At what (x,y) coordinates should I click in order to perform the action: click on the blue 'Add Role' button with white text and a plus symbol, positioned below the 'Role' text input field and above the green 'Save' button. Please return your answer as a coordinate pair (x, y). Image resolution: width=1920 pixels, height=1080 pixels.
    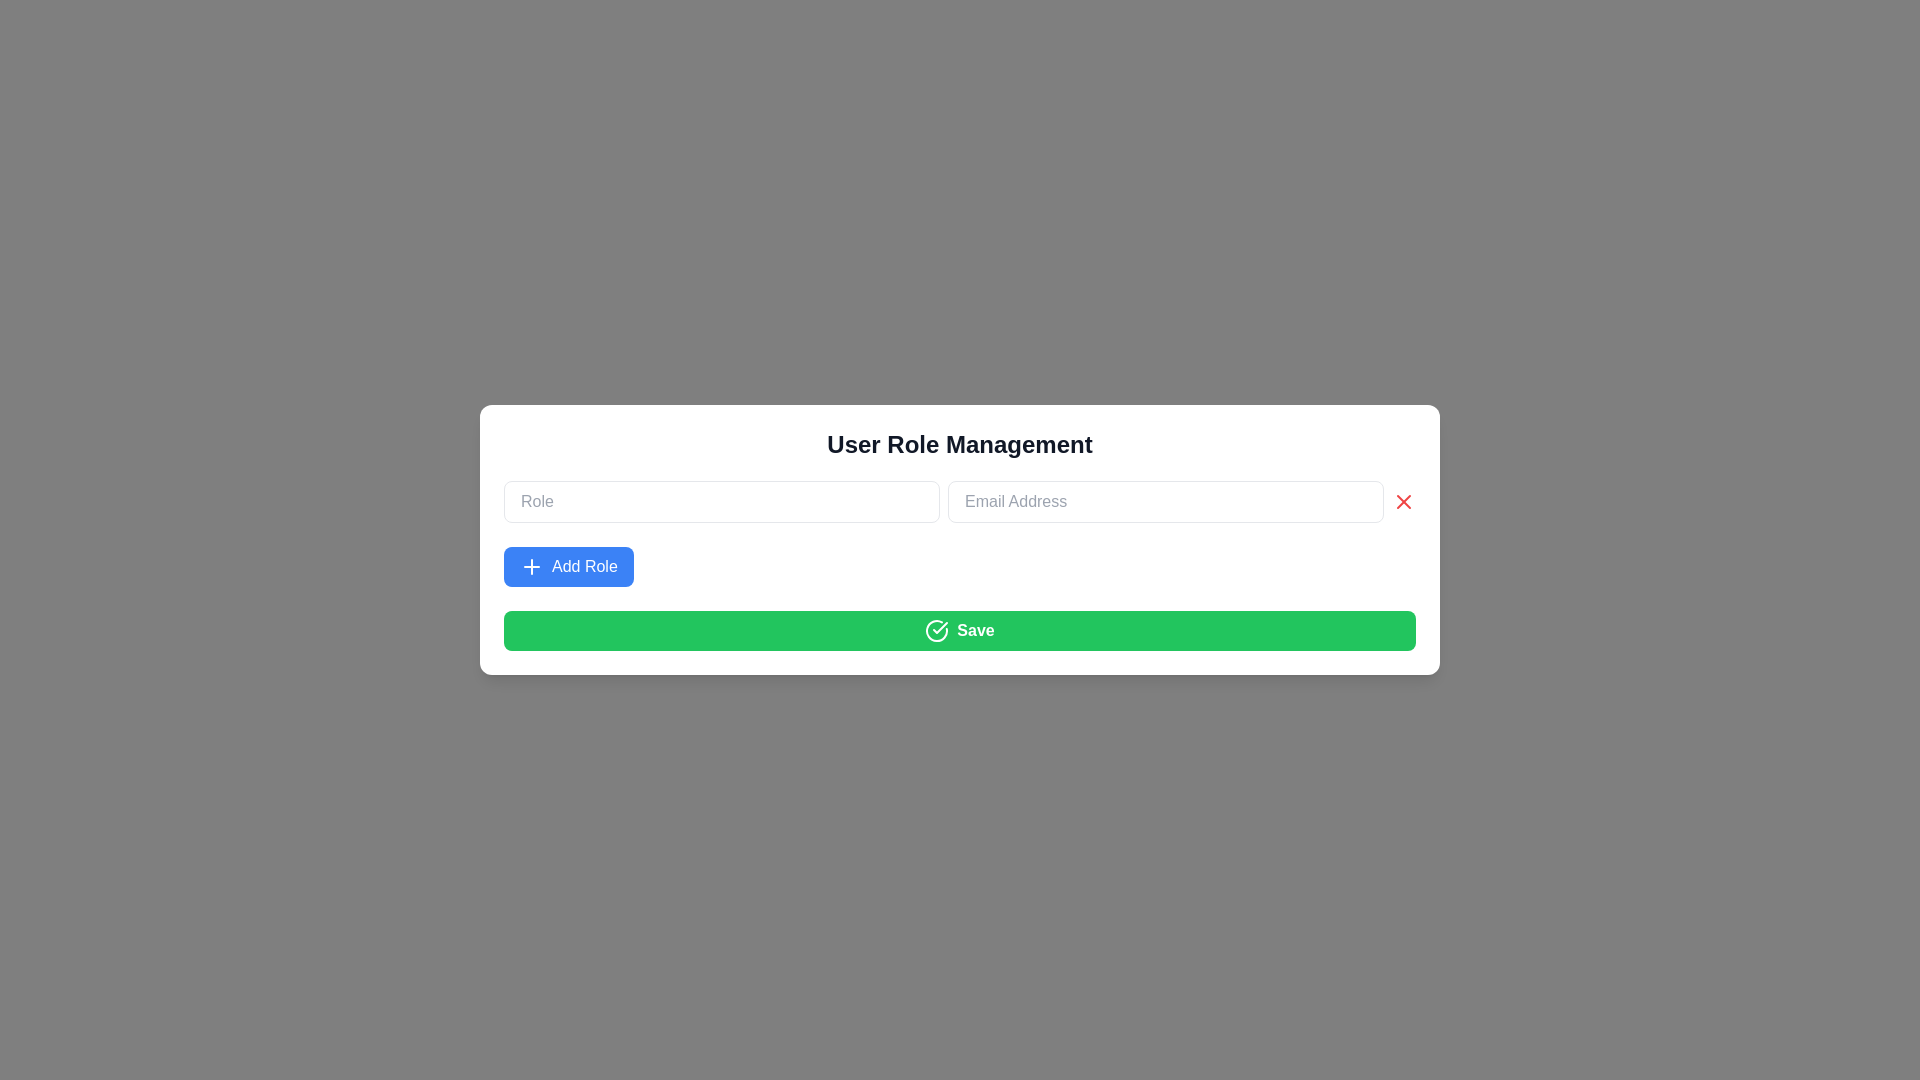
    Looking at the image, I should click on (567, 567).